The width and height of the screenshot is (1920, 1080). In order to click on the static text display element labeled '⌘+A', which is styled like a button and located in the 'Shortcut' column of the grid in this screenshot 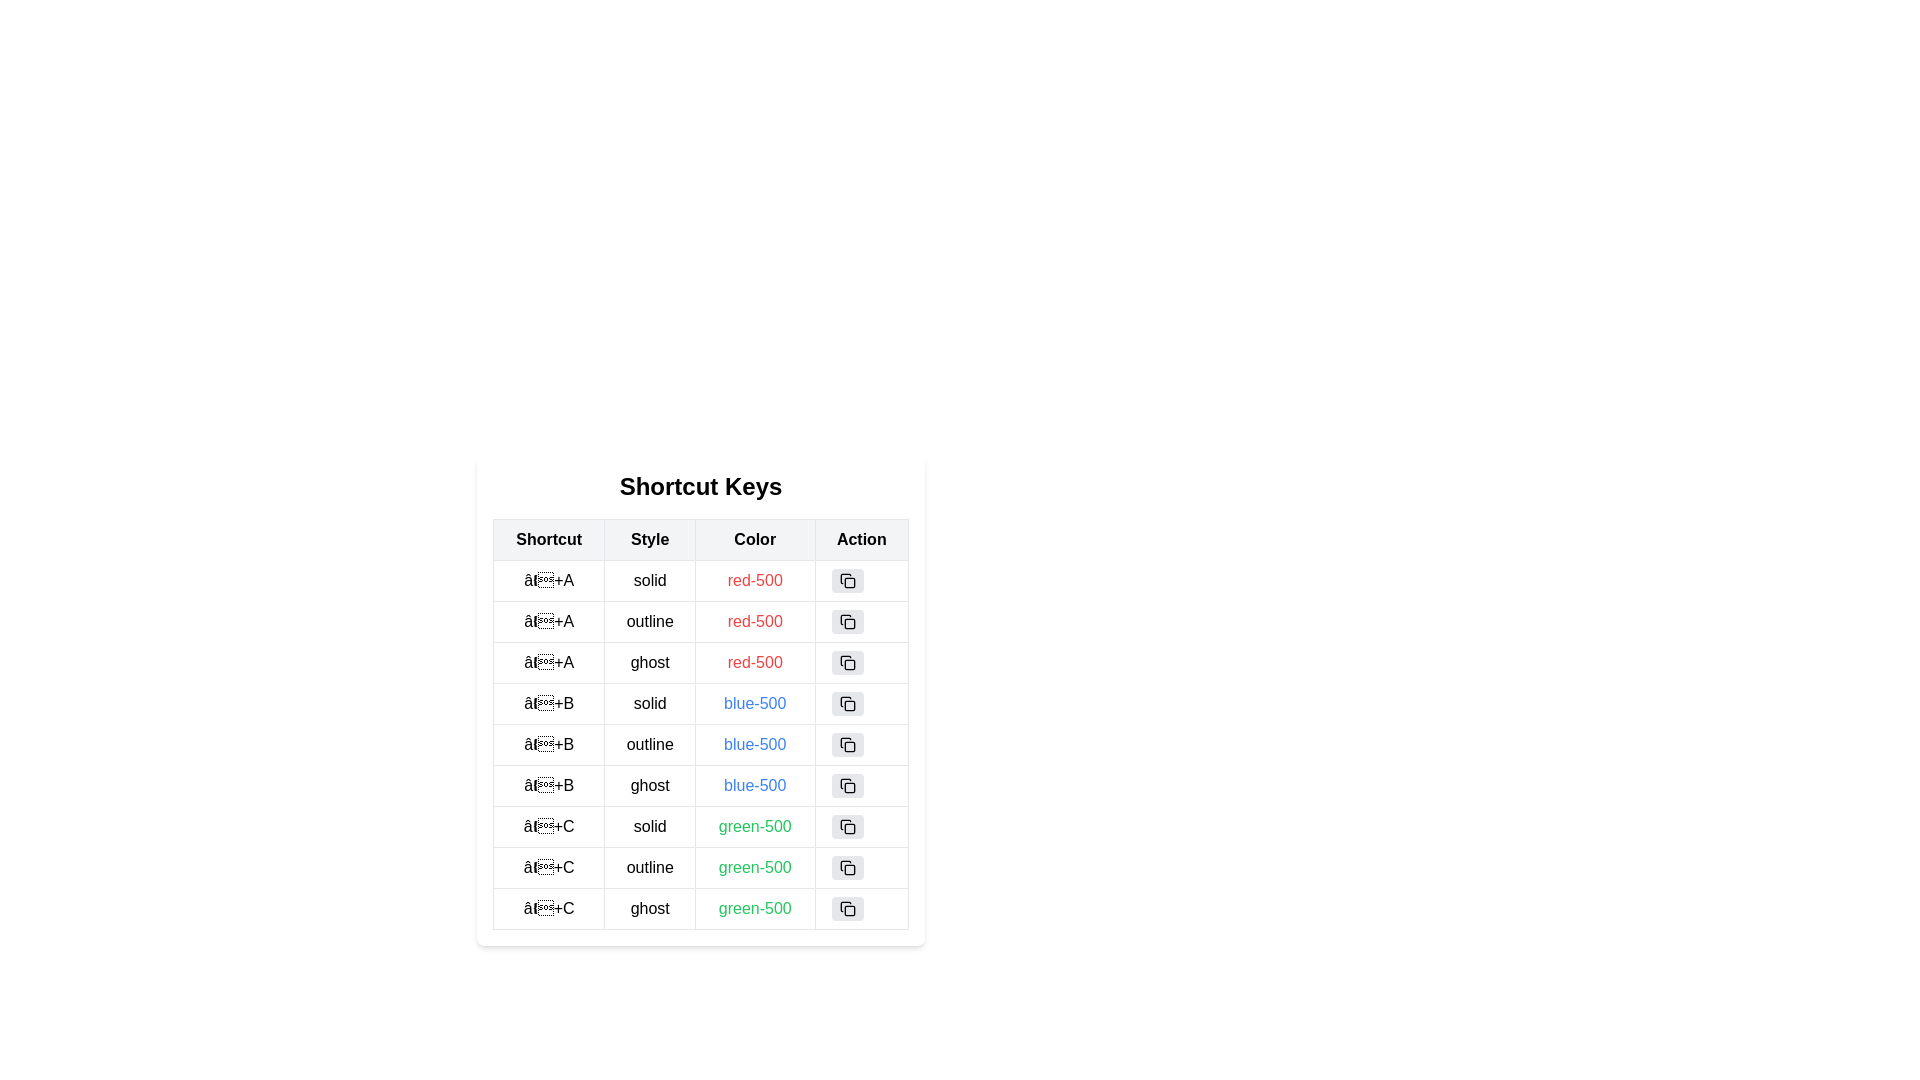, I will do `click(549, 581)`.